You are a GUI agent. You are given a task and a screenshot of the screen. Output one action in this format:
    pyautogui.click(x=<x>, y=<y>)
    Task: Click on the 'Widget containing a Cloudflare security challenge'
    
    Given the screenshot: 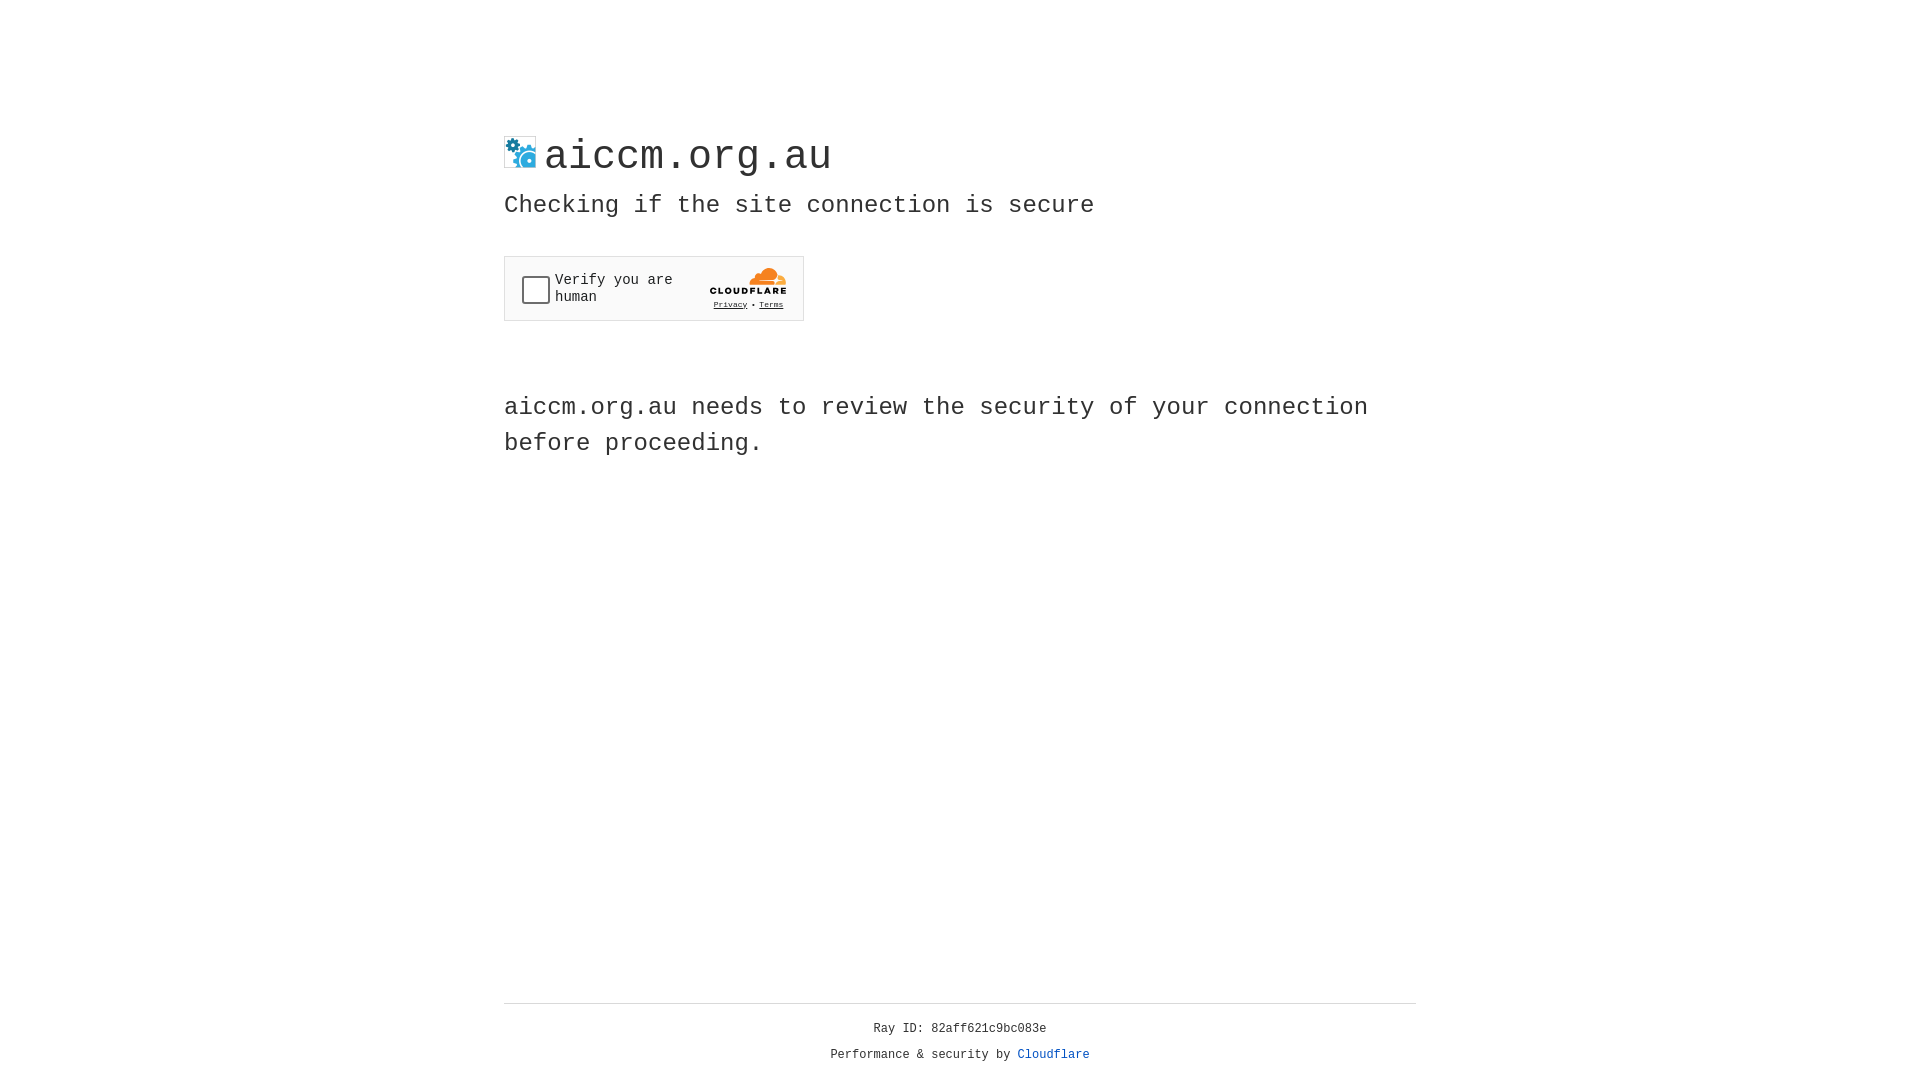 What is the action you would take?
    pyautogui.click(x=653, y=288)
    